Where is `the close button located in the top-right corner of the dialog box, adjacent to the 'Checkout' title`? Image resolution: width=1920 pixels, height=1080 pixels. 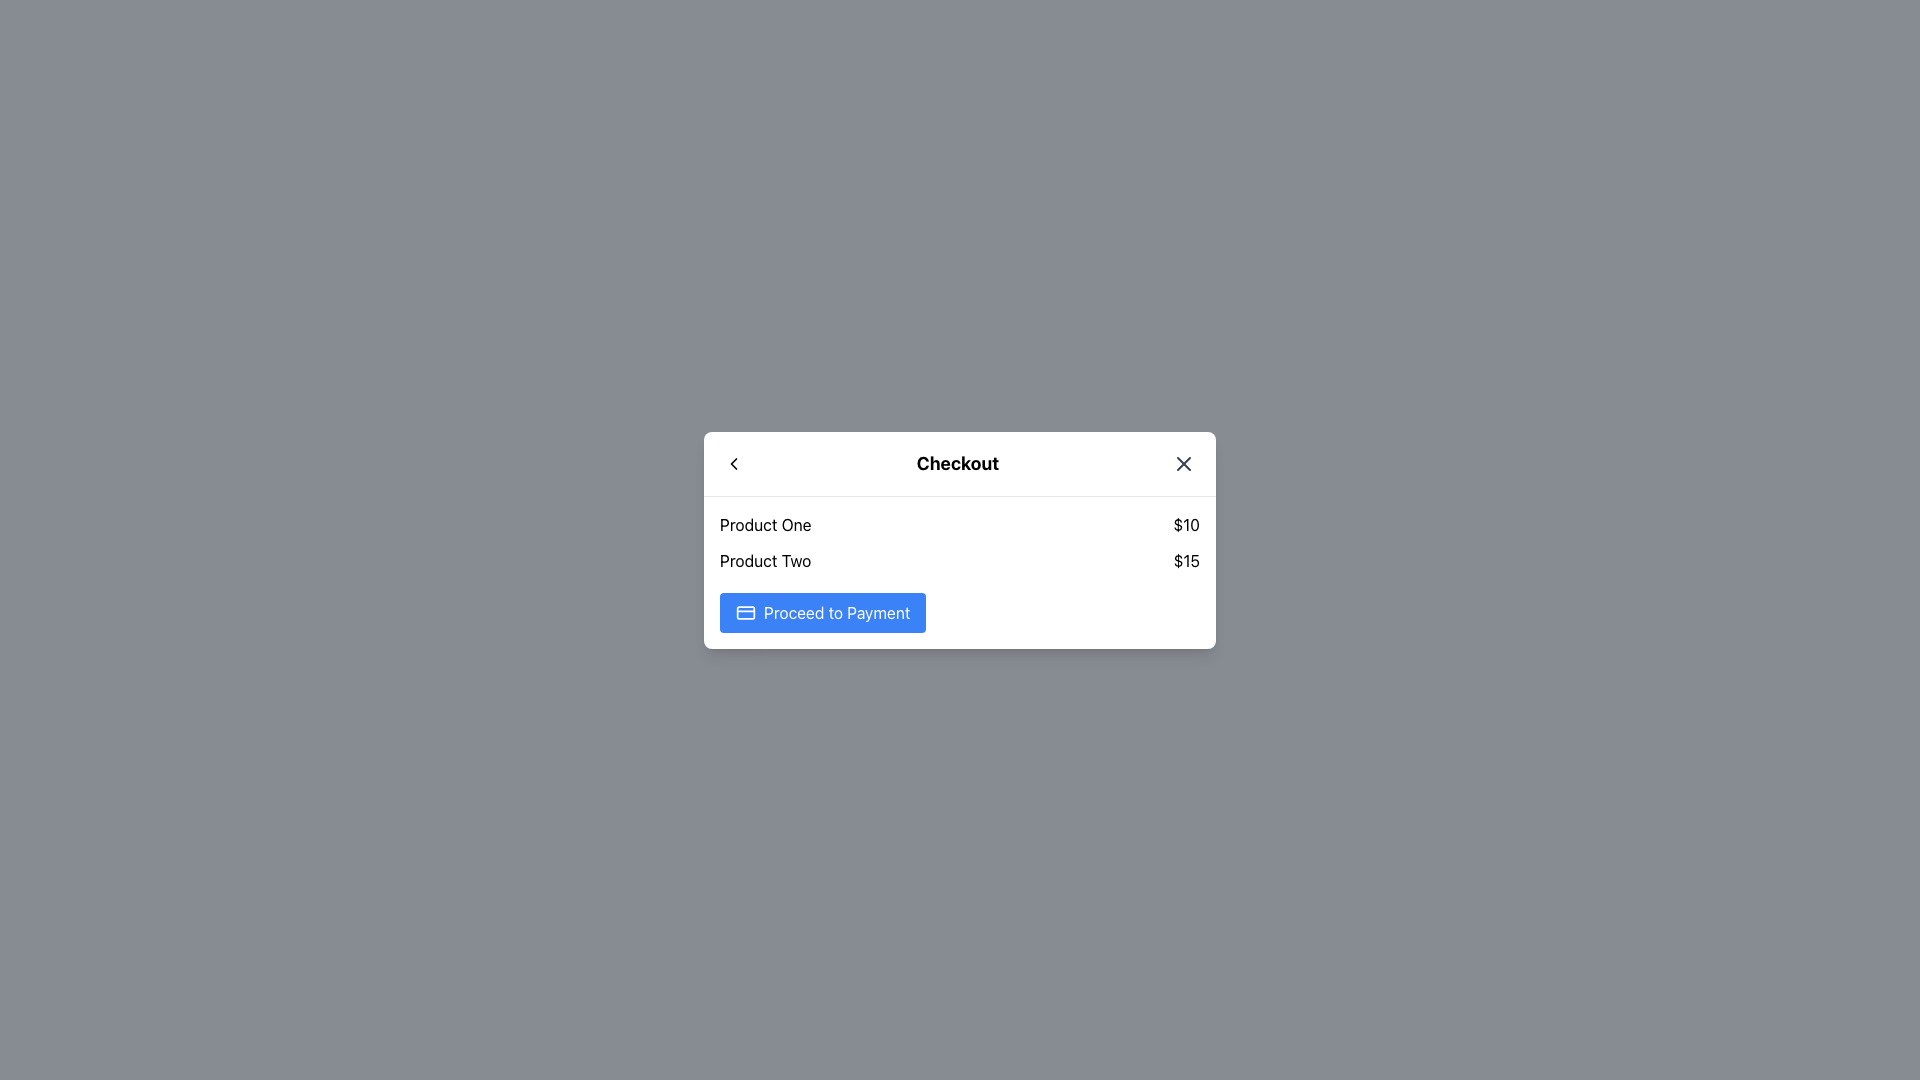 the close button located in the top-right corner of the dialog box, adjacent to the 'Checkout' title is located at coordinates (1184, 463).